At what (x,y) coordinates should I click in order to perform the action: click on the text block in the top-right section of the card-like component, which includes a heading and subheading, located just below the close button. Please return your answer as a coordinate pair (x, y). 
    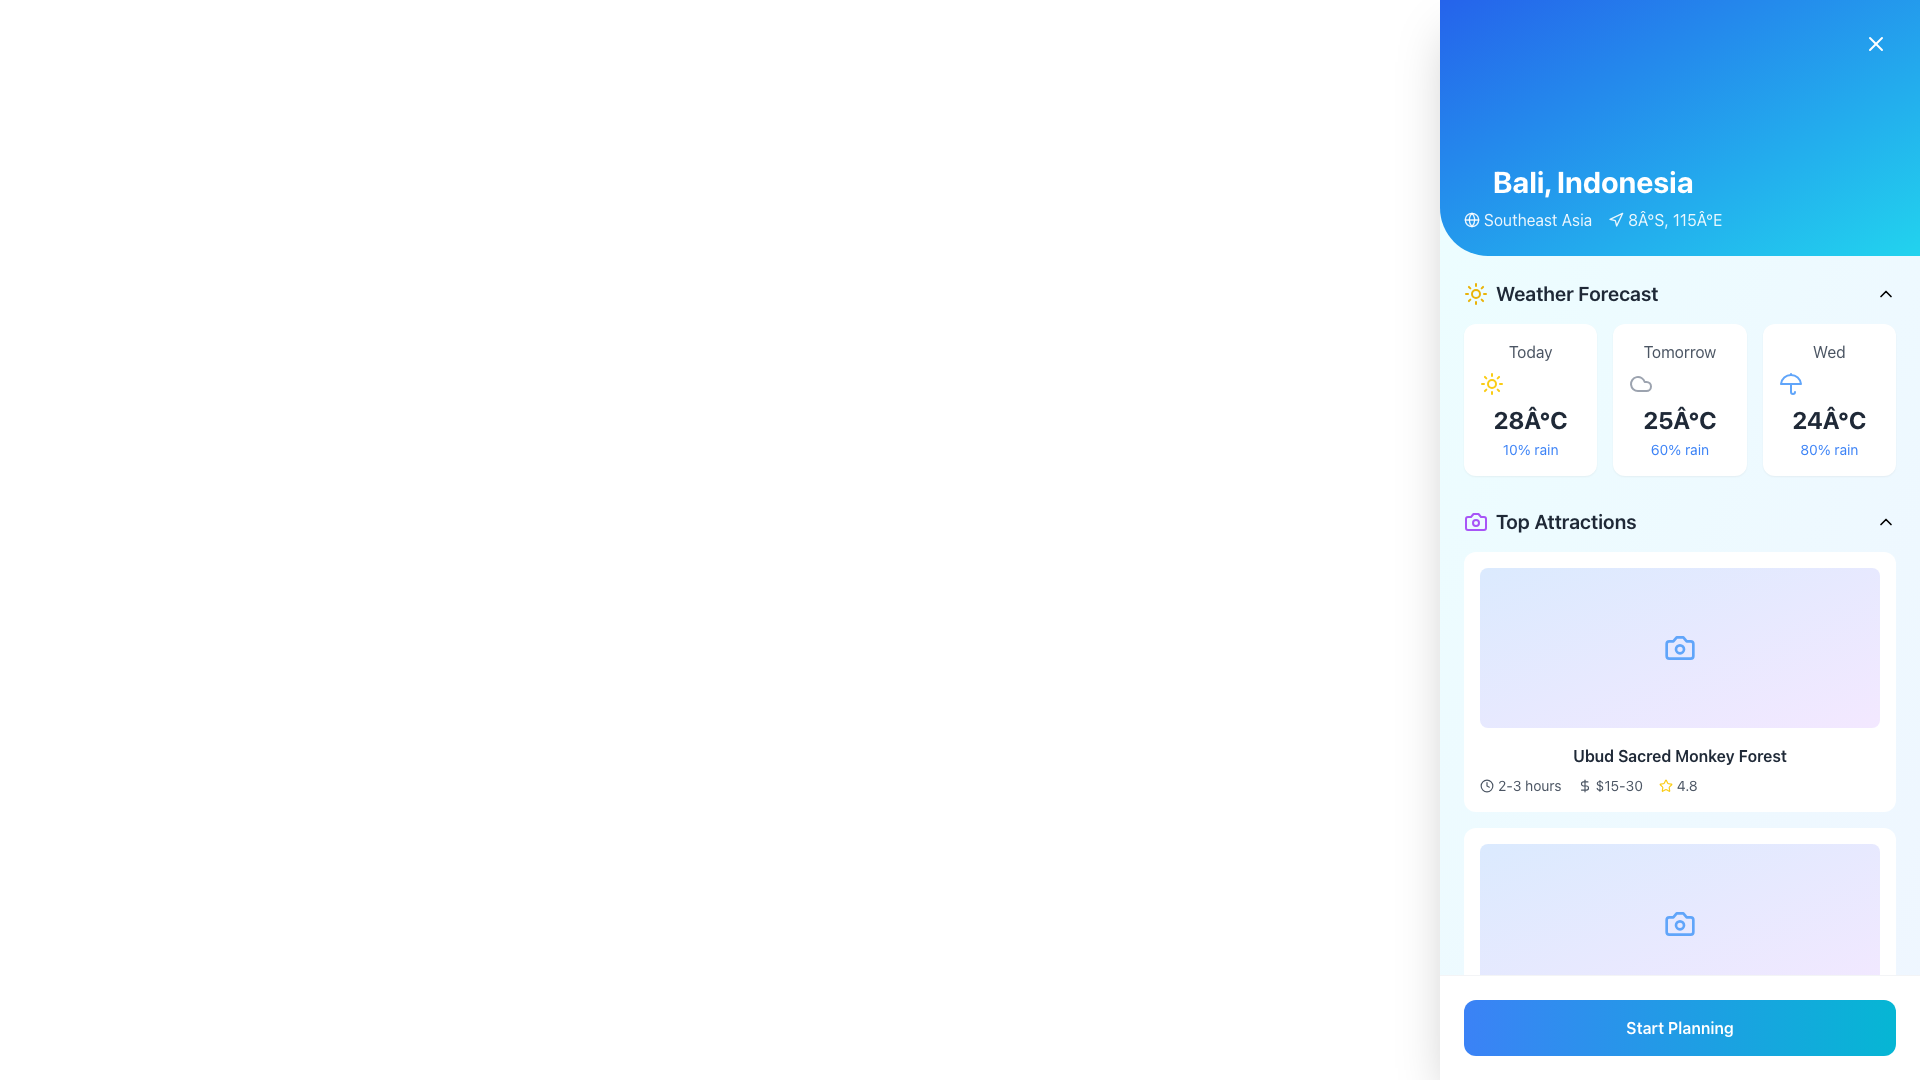
    Looking at the image, I should click on (1592, 197).